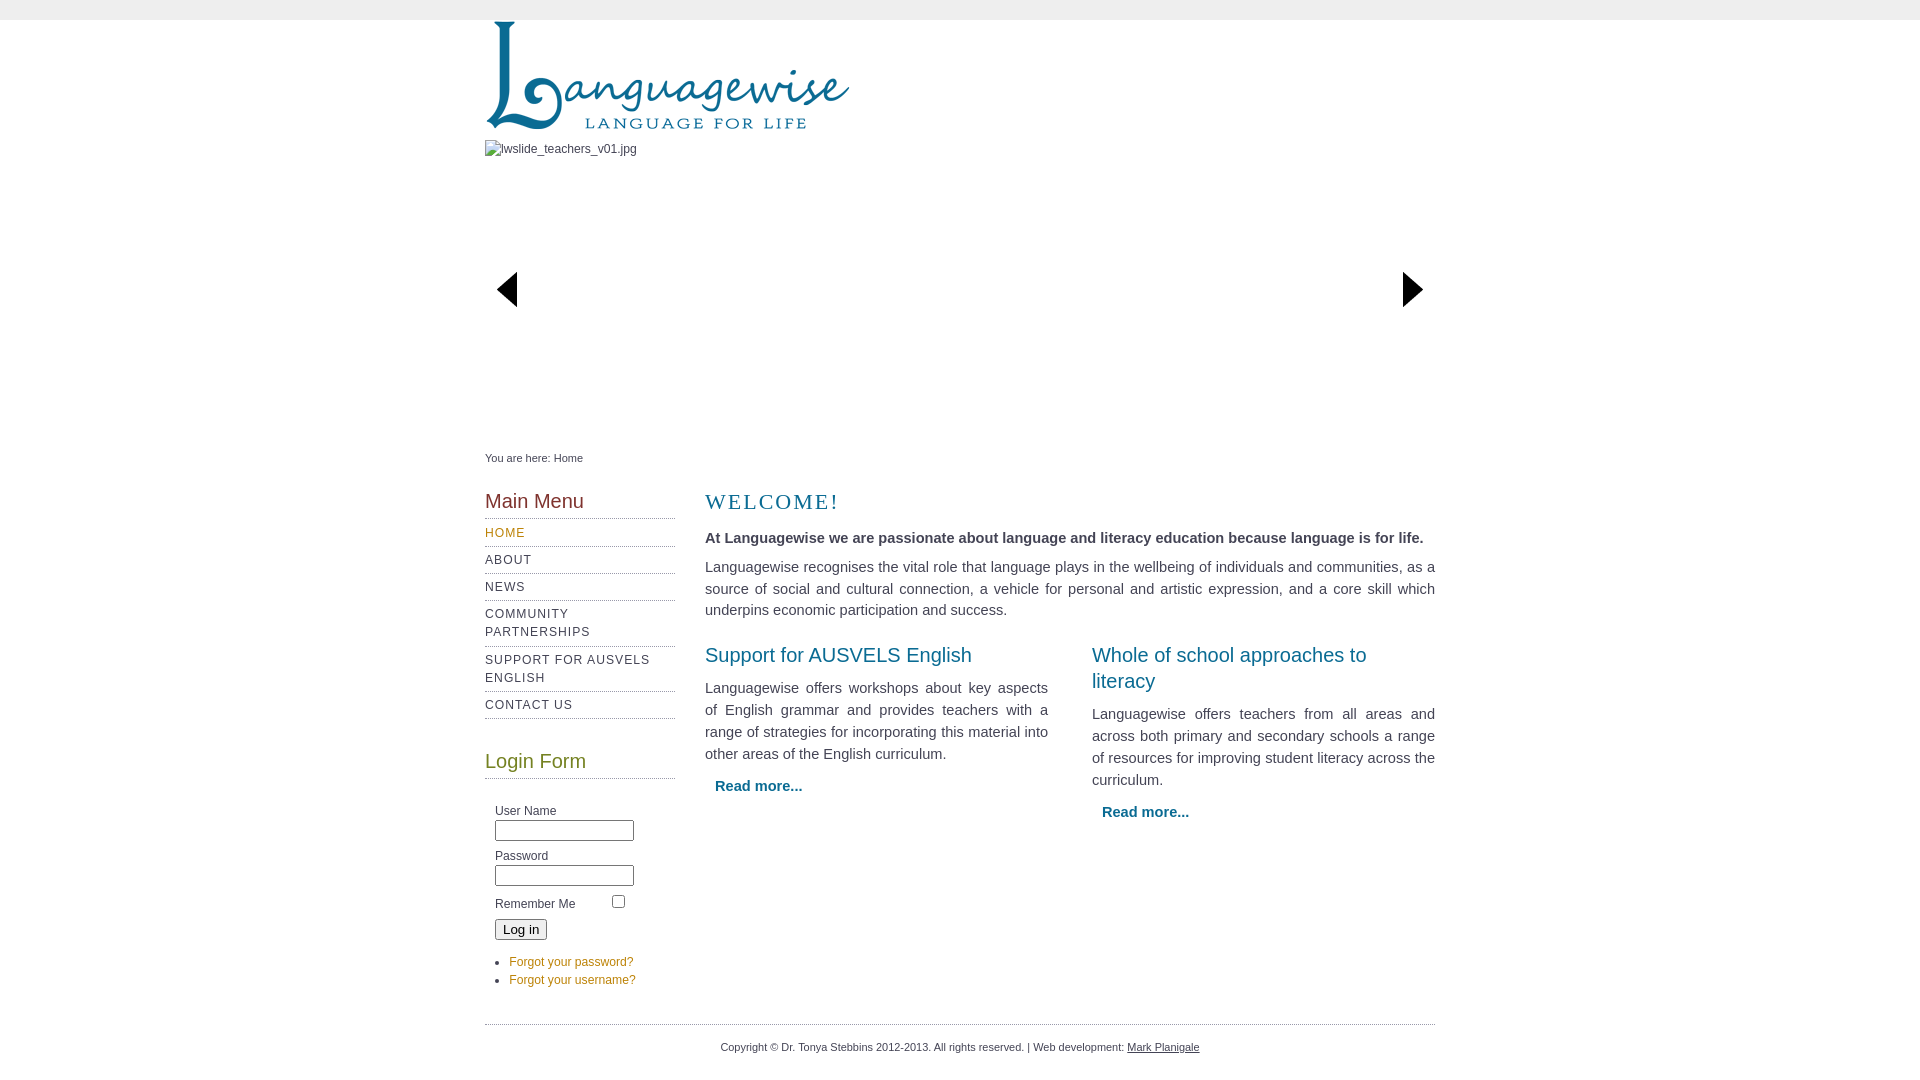 This screenshot has width=1920, height=1080. What do you see at coordinates (484, 668) in the screenshot?
I see `'SUPPORT FOR AUSVELS ENGLISH'` at bounding box center [484, 668].